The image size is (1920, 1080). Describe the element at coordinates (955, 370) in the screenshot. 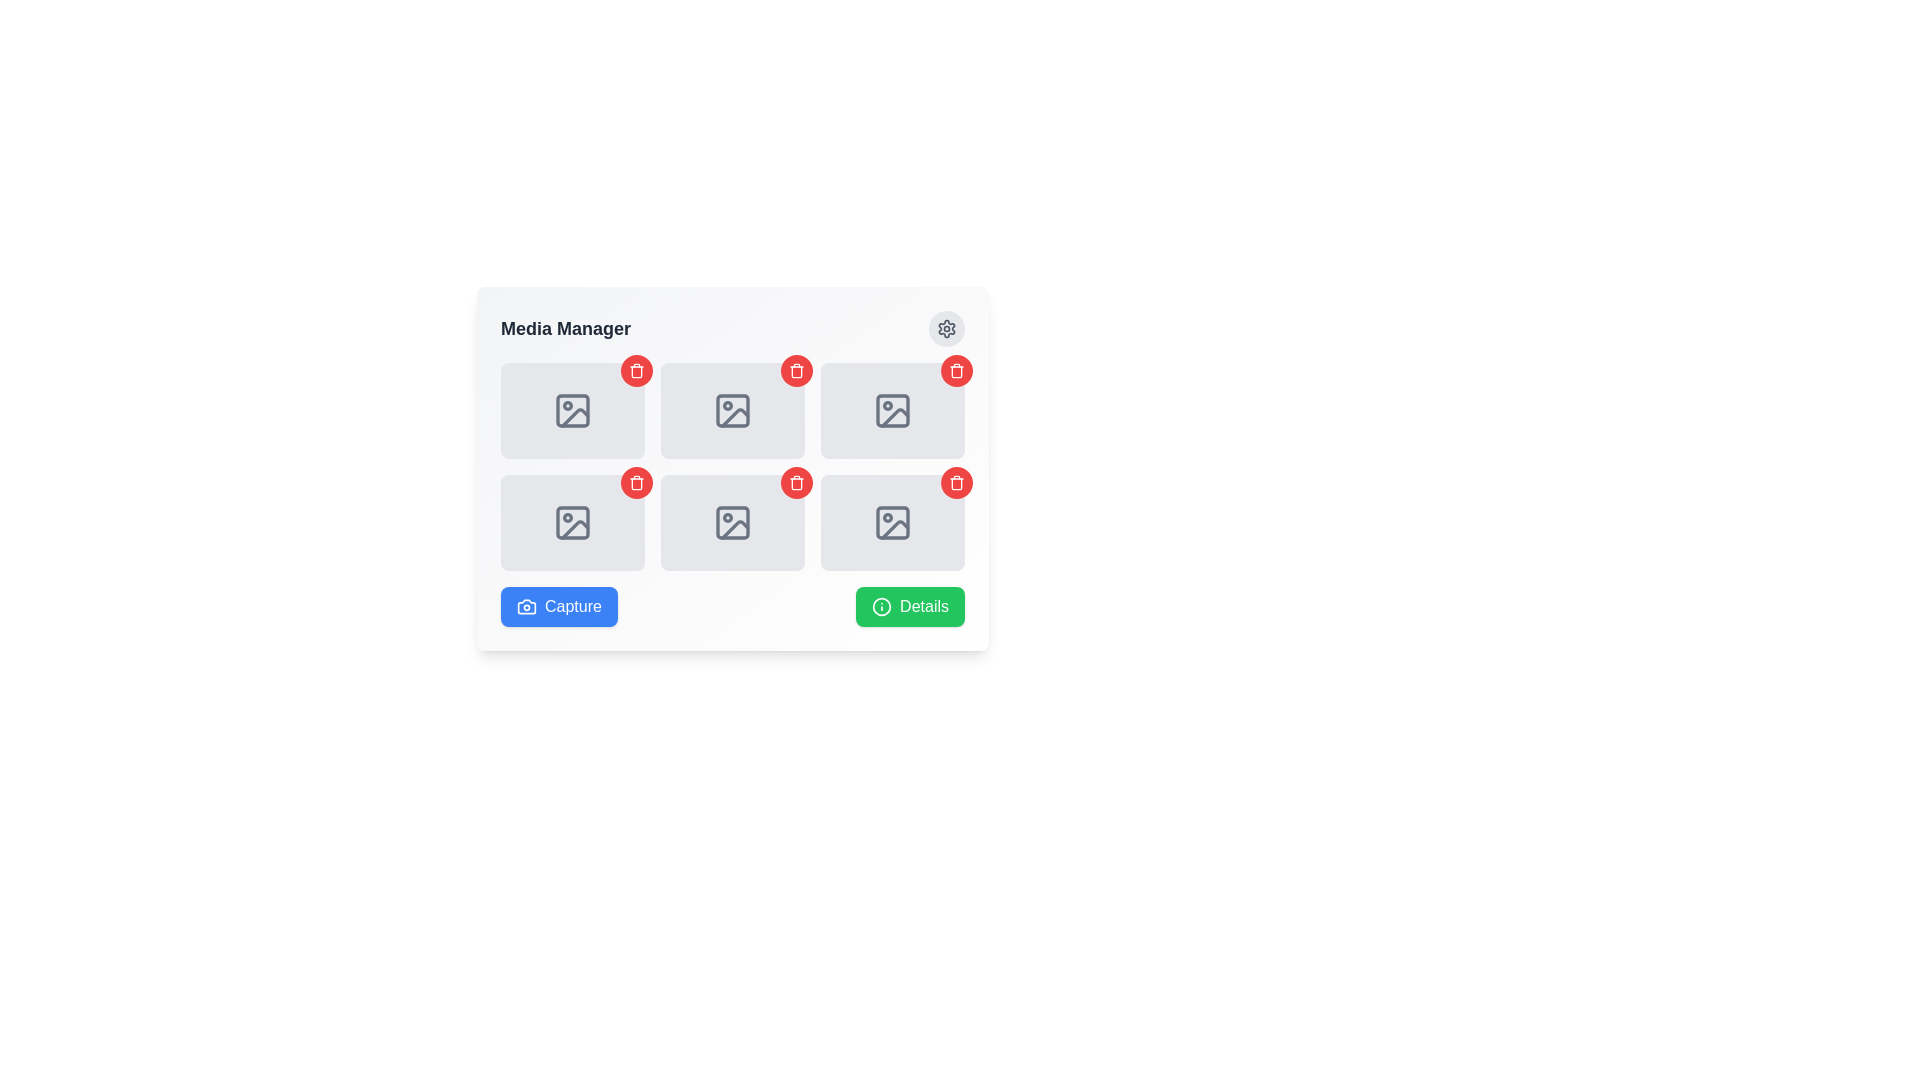

I see `the small circular red button with a trash icon located at the top right corner of the gray media card` at that location.